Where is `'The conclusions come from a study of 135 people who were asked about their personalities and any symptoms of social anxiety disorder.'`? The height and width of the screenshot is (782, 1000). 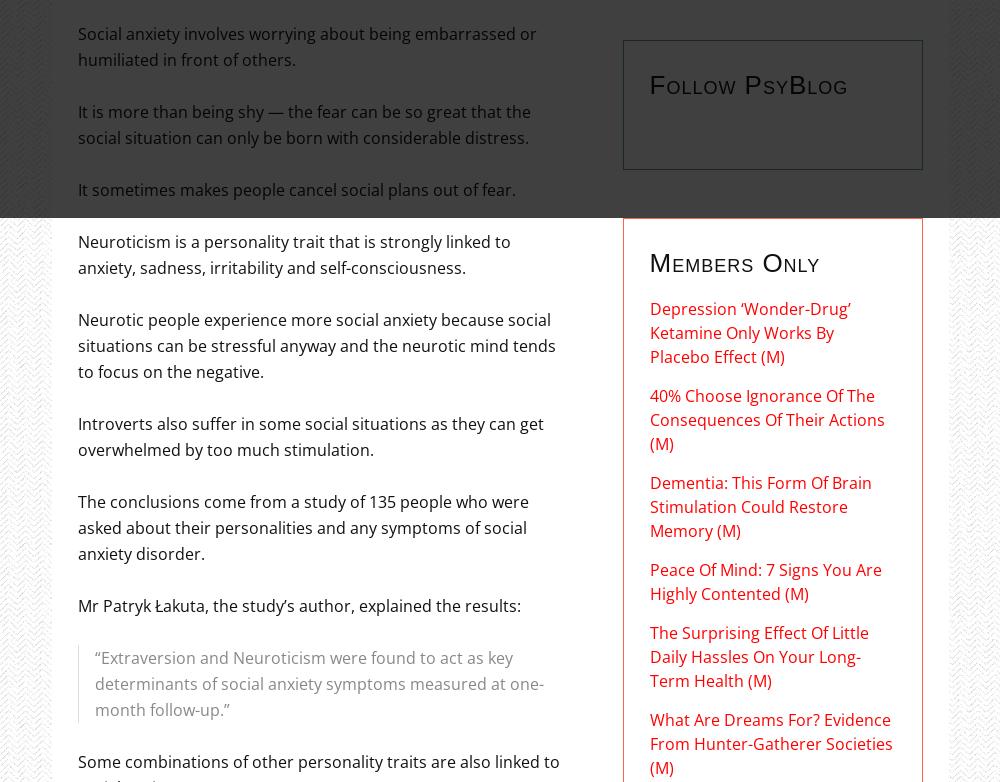
'The conclusions come from a study of 135 people who were asked about their personalities and any symptoms of social anxiety disorder.' is located at coordinates (76, 526).